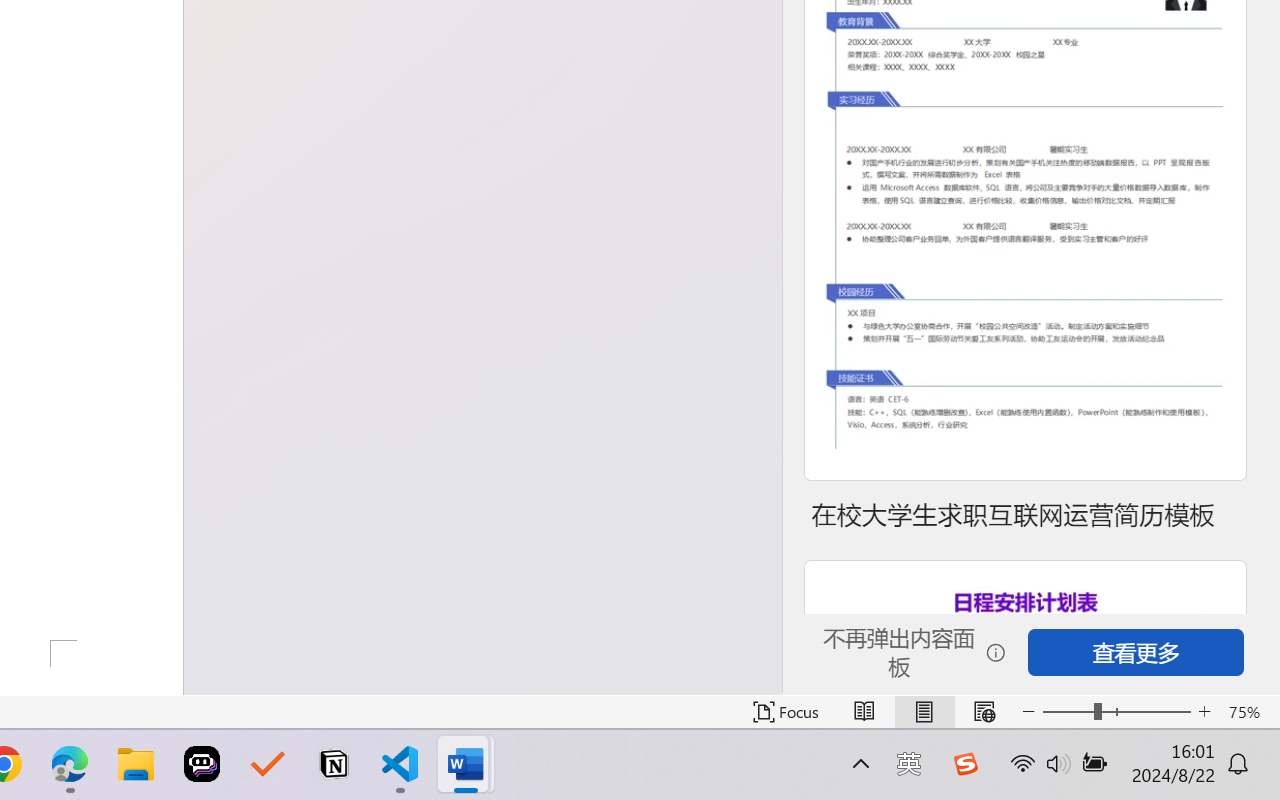 The image size is (1280, 800). What do you see at coordinates (202, 764) in the screenshot?
I see `'Poe'` at bounding box center [202, 764].